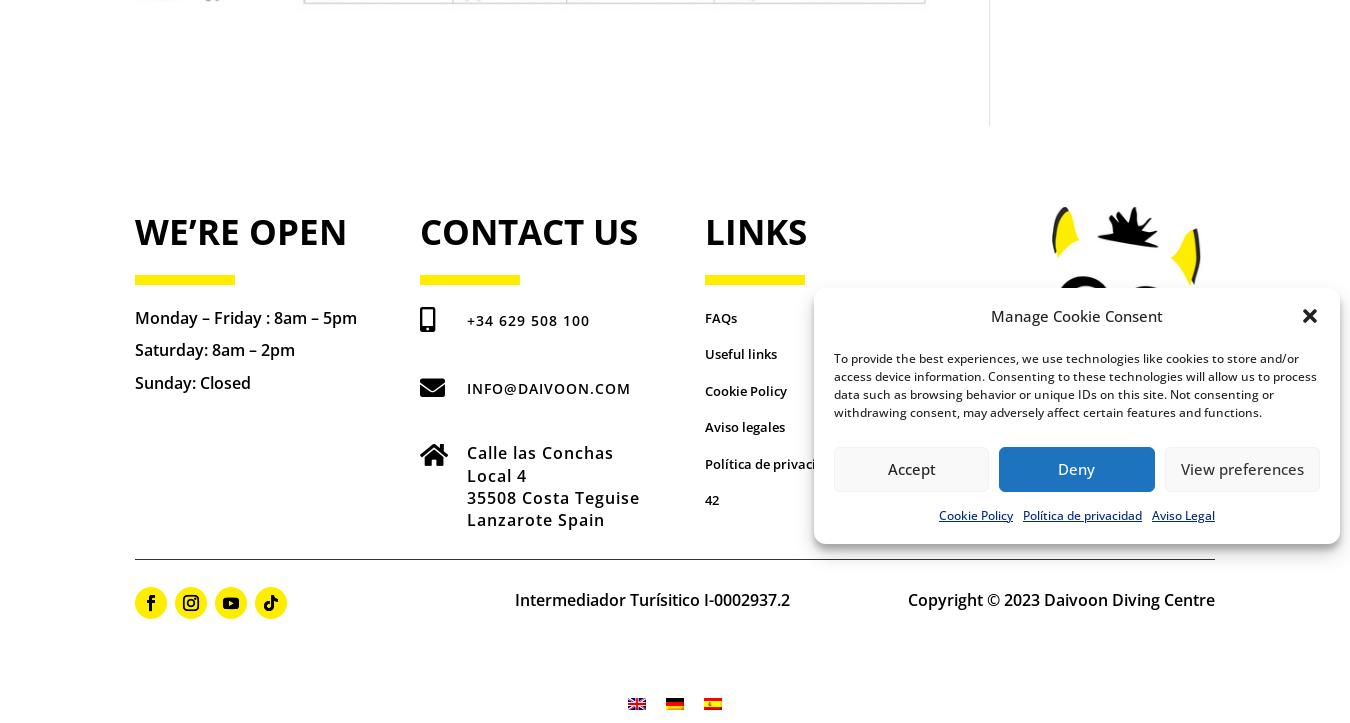 This screenshot has height=723, width=1350. Describe the element at coordinates (1060, 599) in the screenshot. I see `'Copyright © 2023 Daivoon Diving Centre'` at that location.